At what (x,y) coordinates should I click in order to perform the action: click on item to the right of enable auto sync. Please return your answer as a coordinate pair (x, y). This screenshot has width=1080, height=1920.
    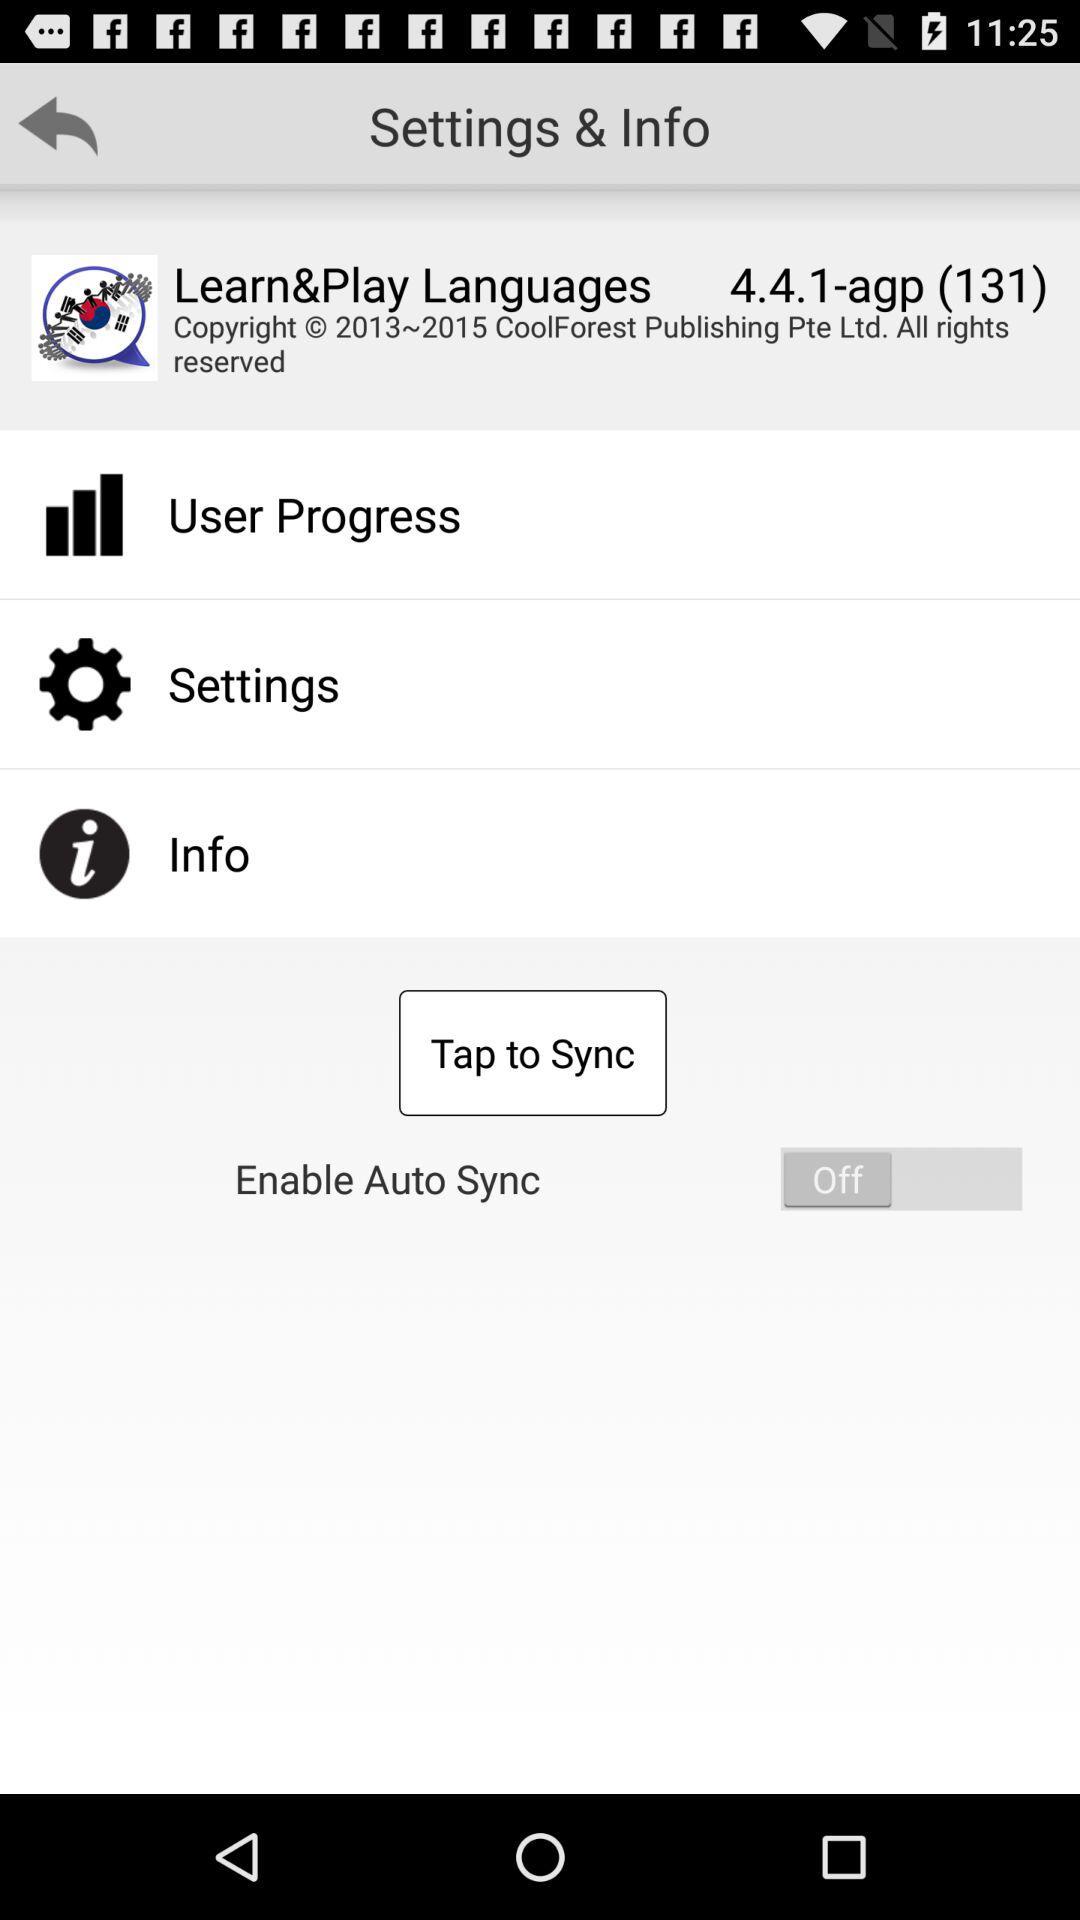
    Looking at the image, I should click on (901, 1179).